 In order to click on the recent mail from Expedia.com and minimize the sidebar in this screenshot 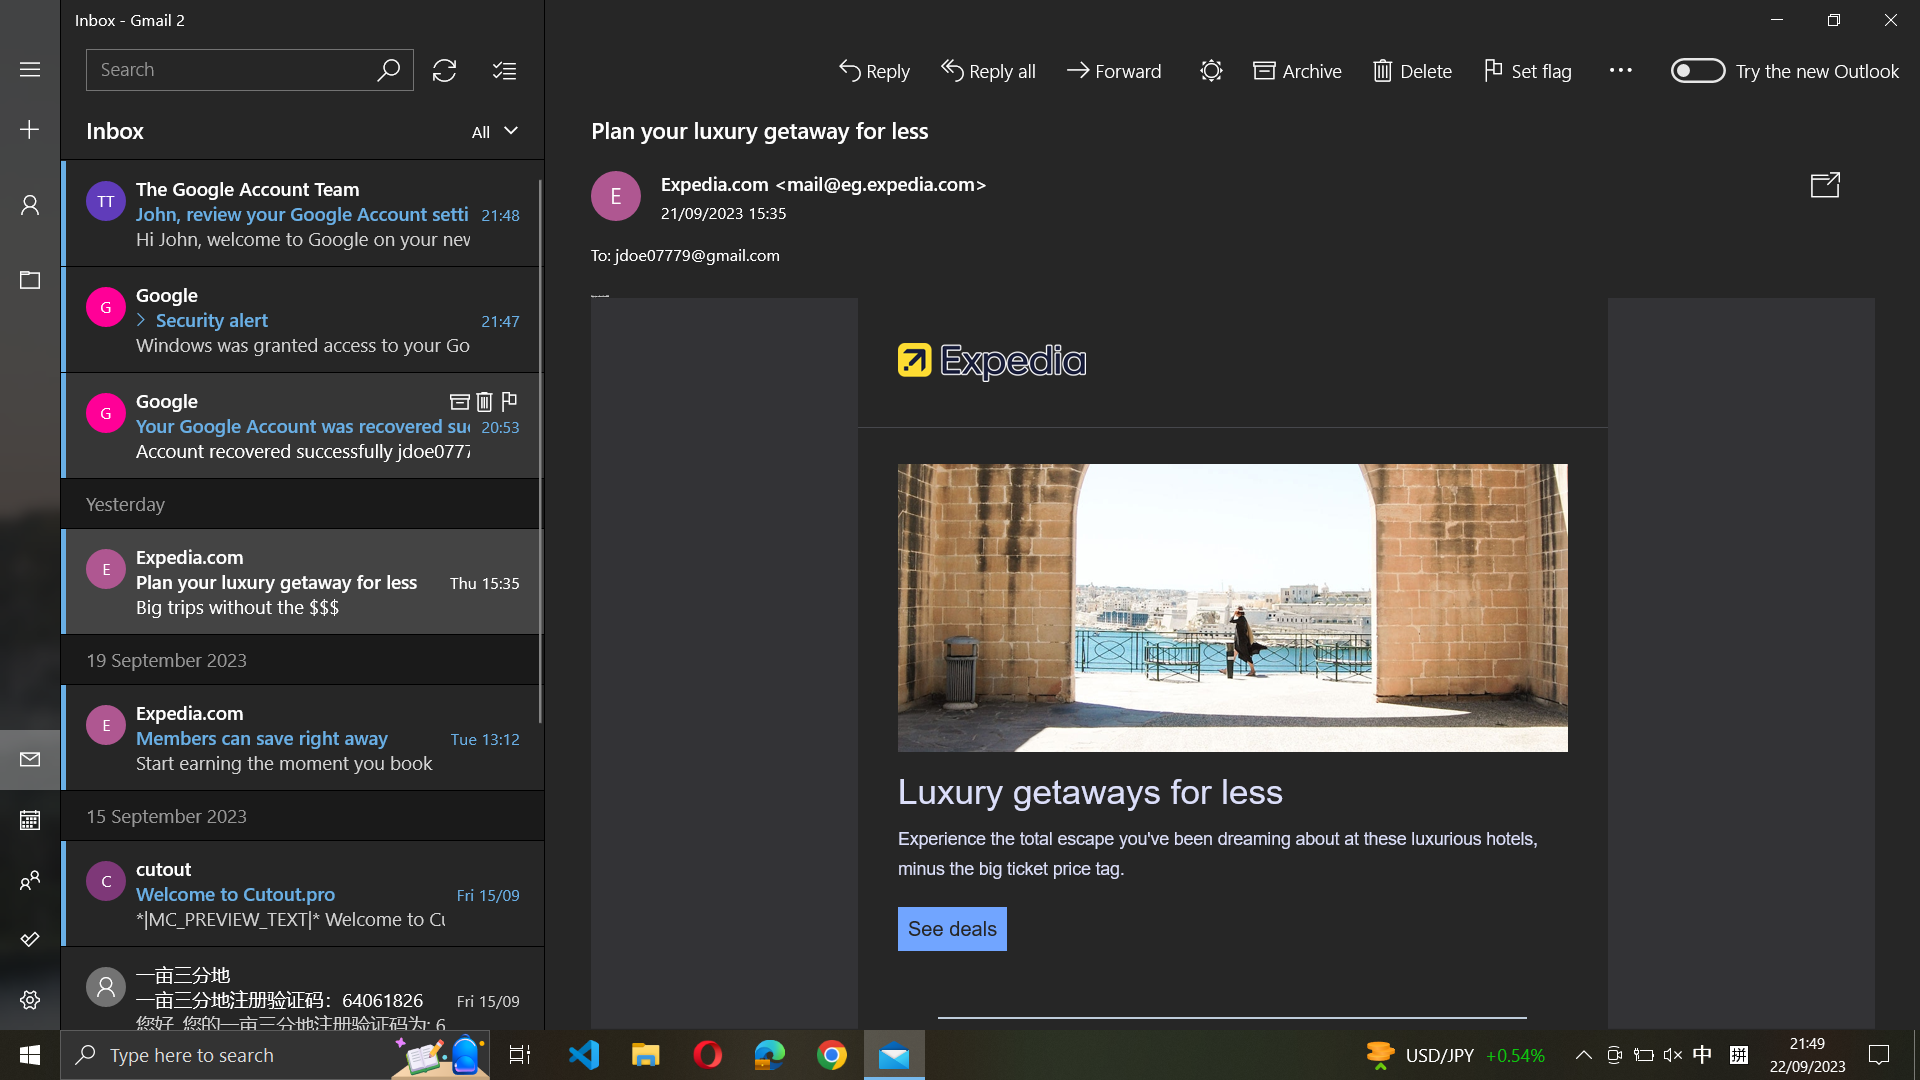, I will do `click(300, 579)`.